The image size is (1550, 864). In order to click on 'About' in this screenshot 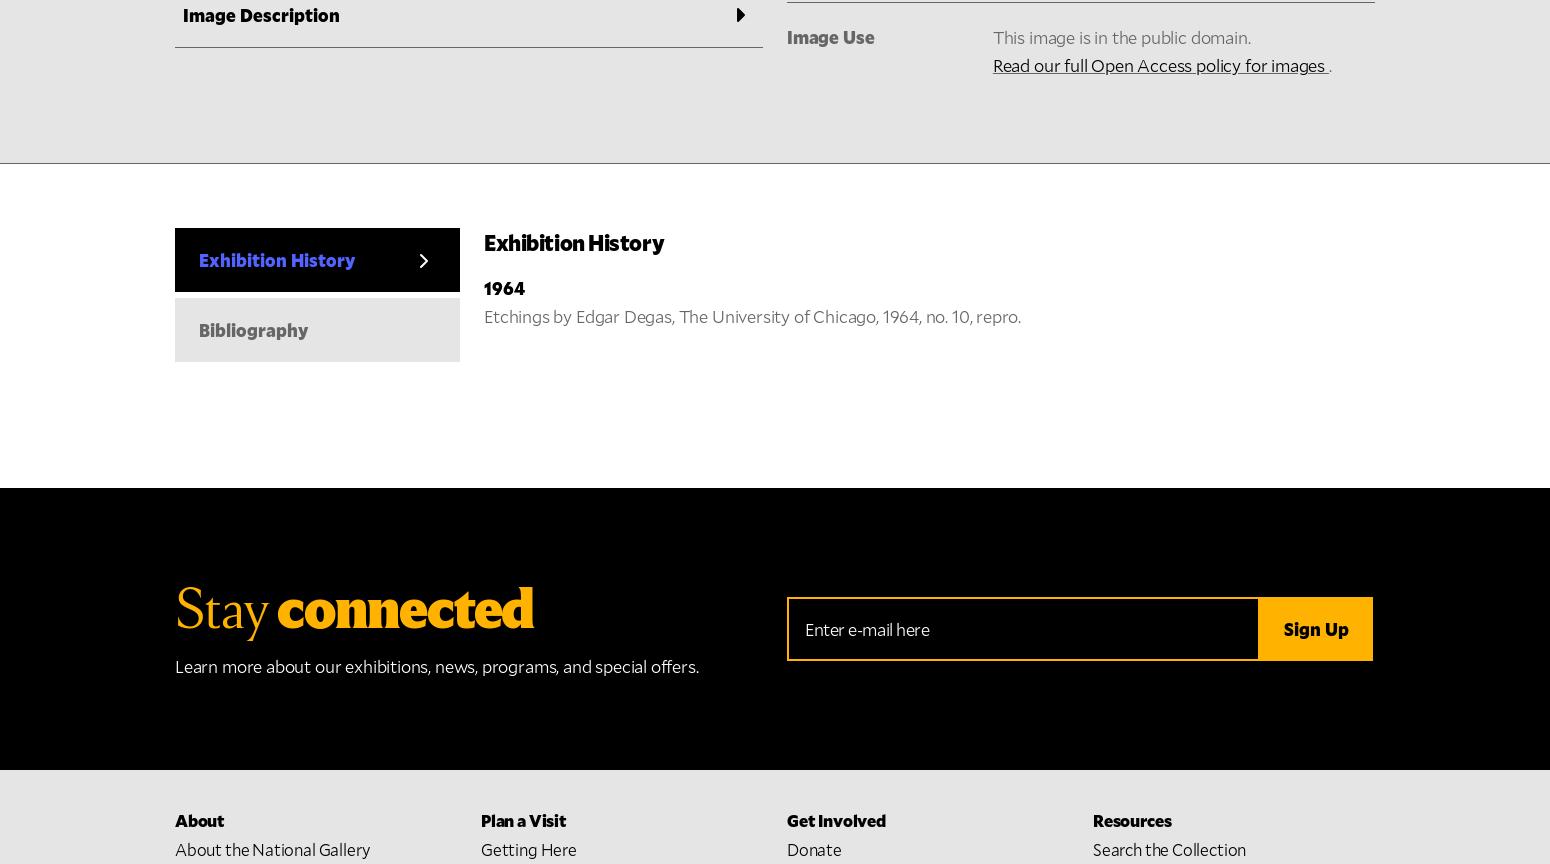, I will do `click(198, 245)`.